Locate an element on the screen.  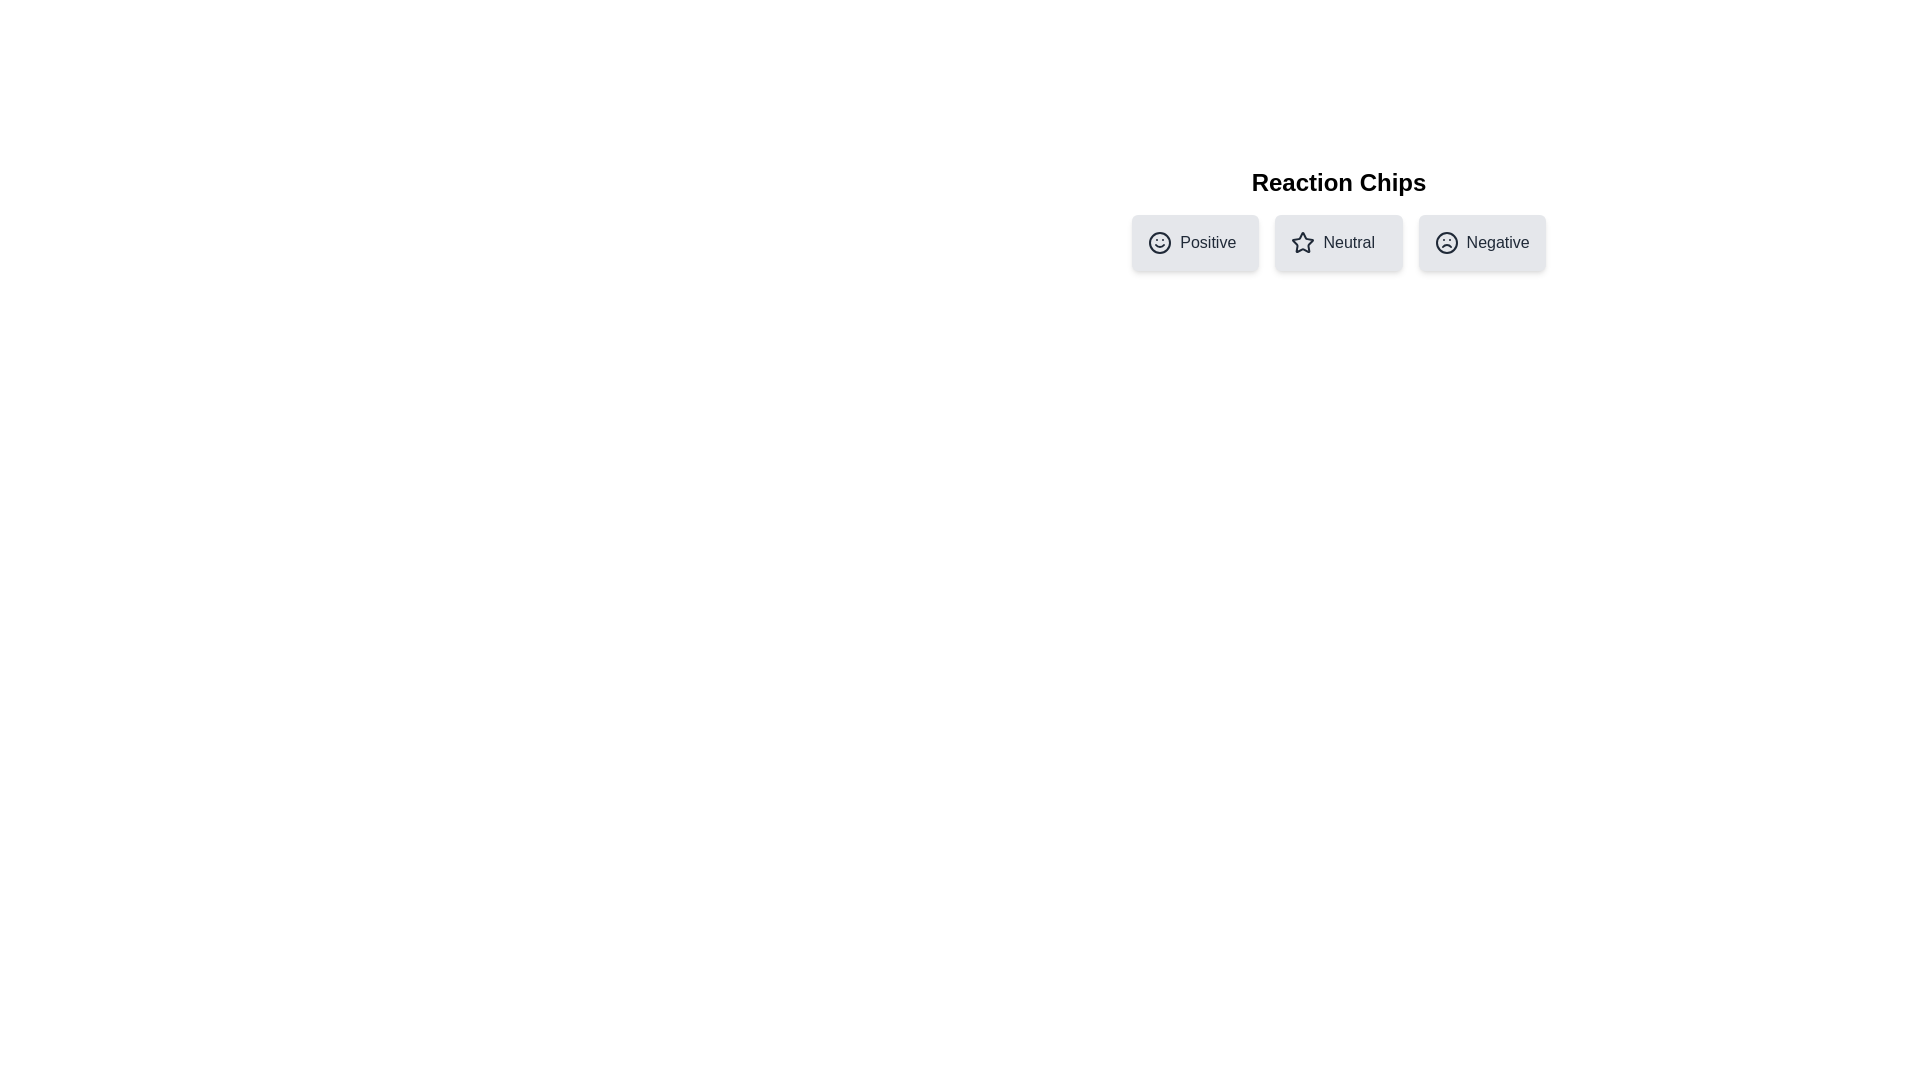
the chip labeled Neutral to preview its hover effect is located at coordinates (1339, 242).